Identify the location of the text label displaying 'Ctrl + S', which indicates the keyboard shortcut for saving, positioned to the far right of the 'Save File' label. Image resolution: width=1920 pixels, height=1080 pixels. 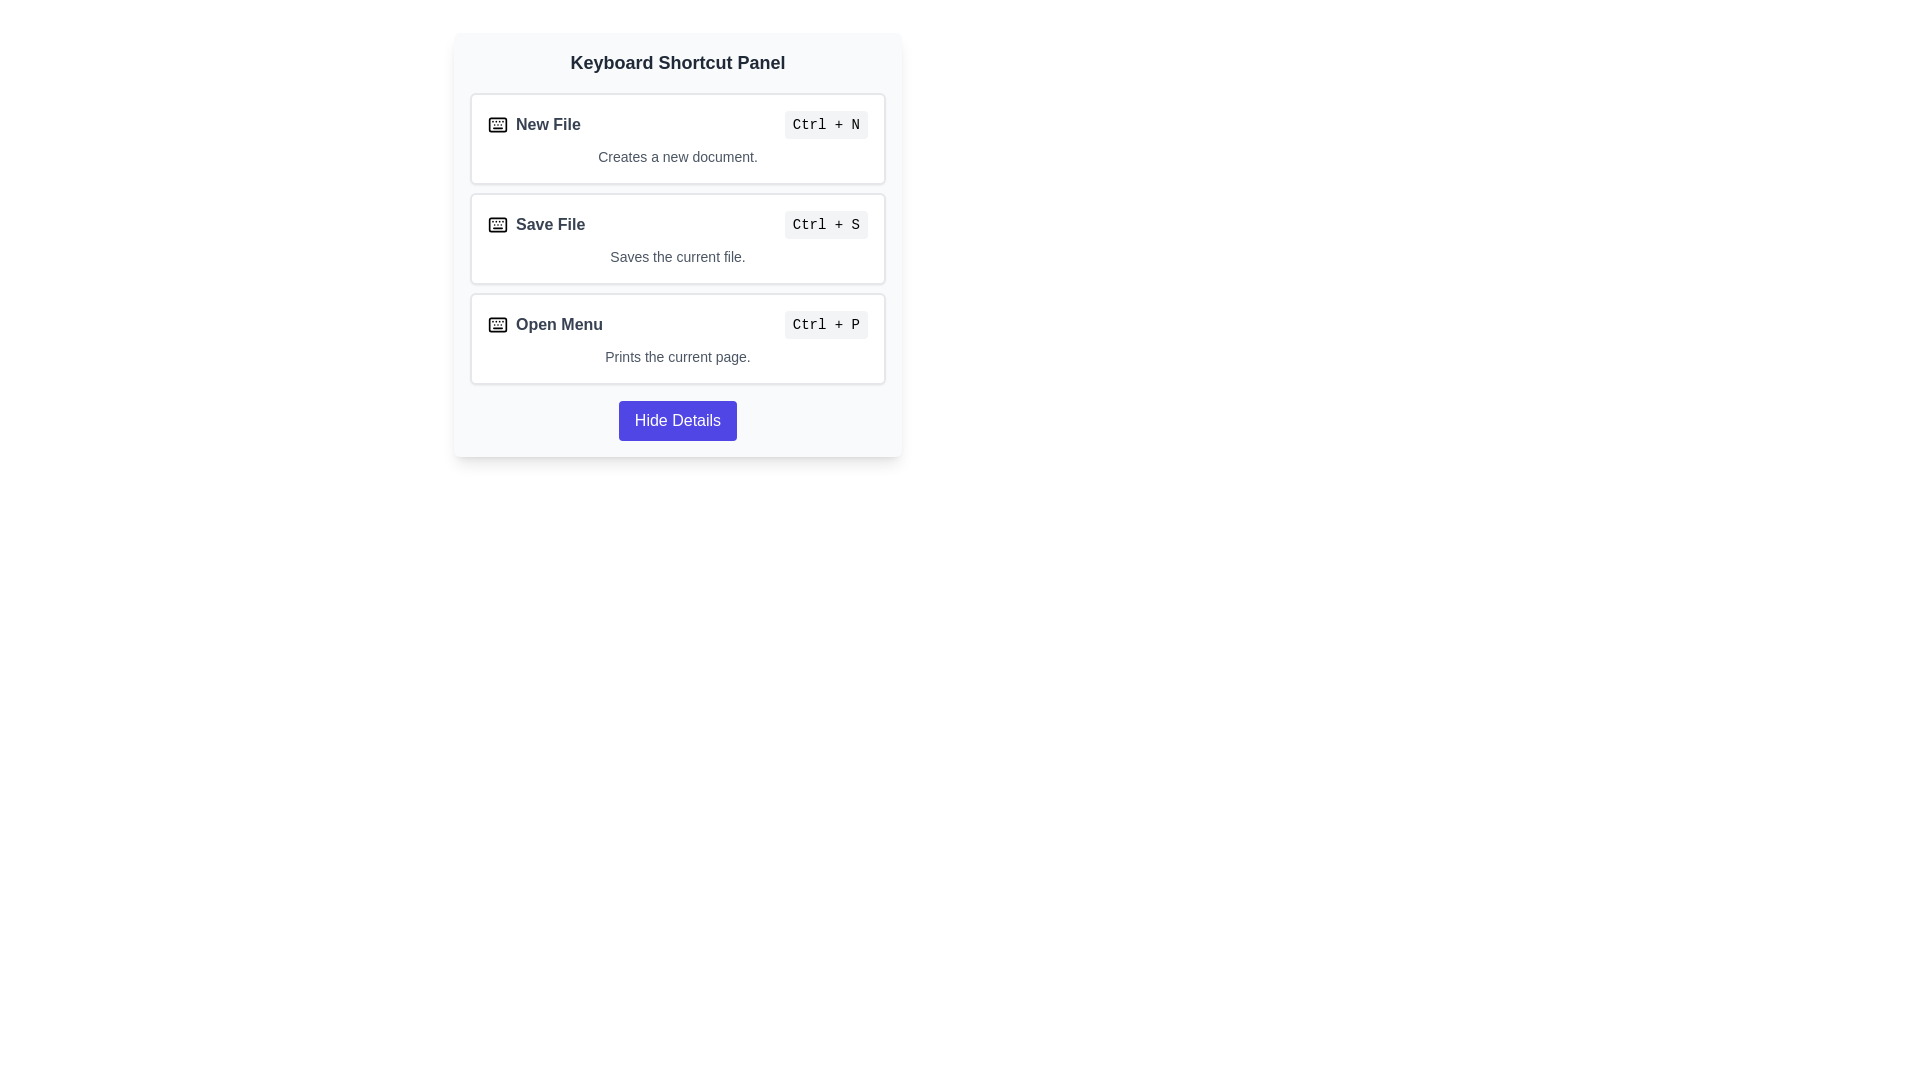
(826, 224).